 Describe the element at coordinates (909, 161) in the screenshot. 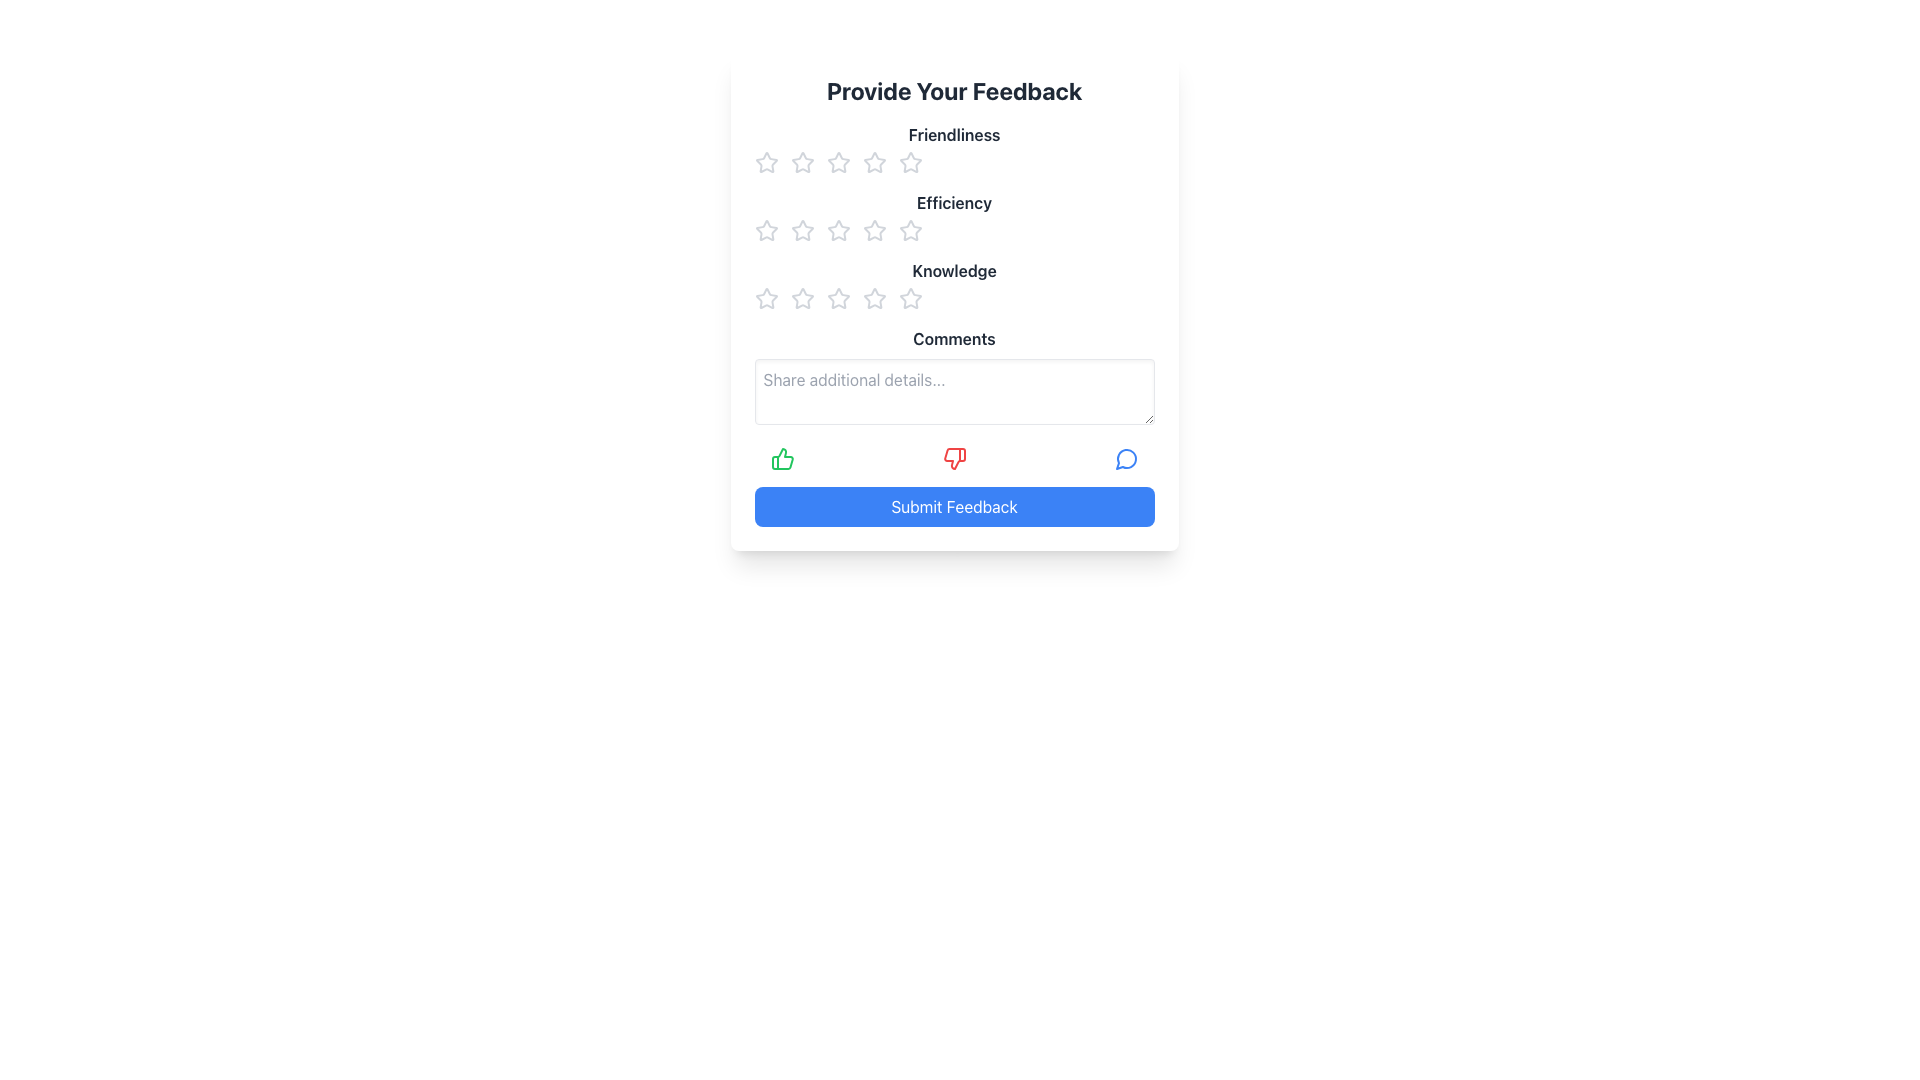

I see `the fifth star icon in the rating system` at that location.